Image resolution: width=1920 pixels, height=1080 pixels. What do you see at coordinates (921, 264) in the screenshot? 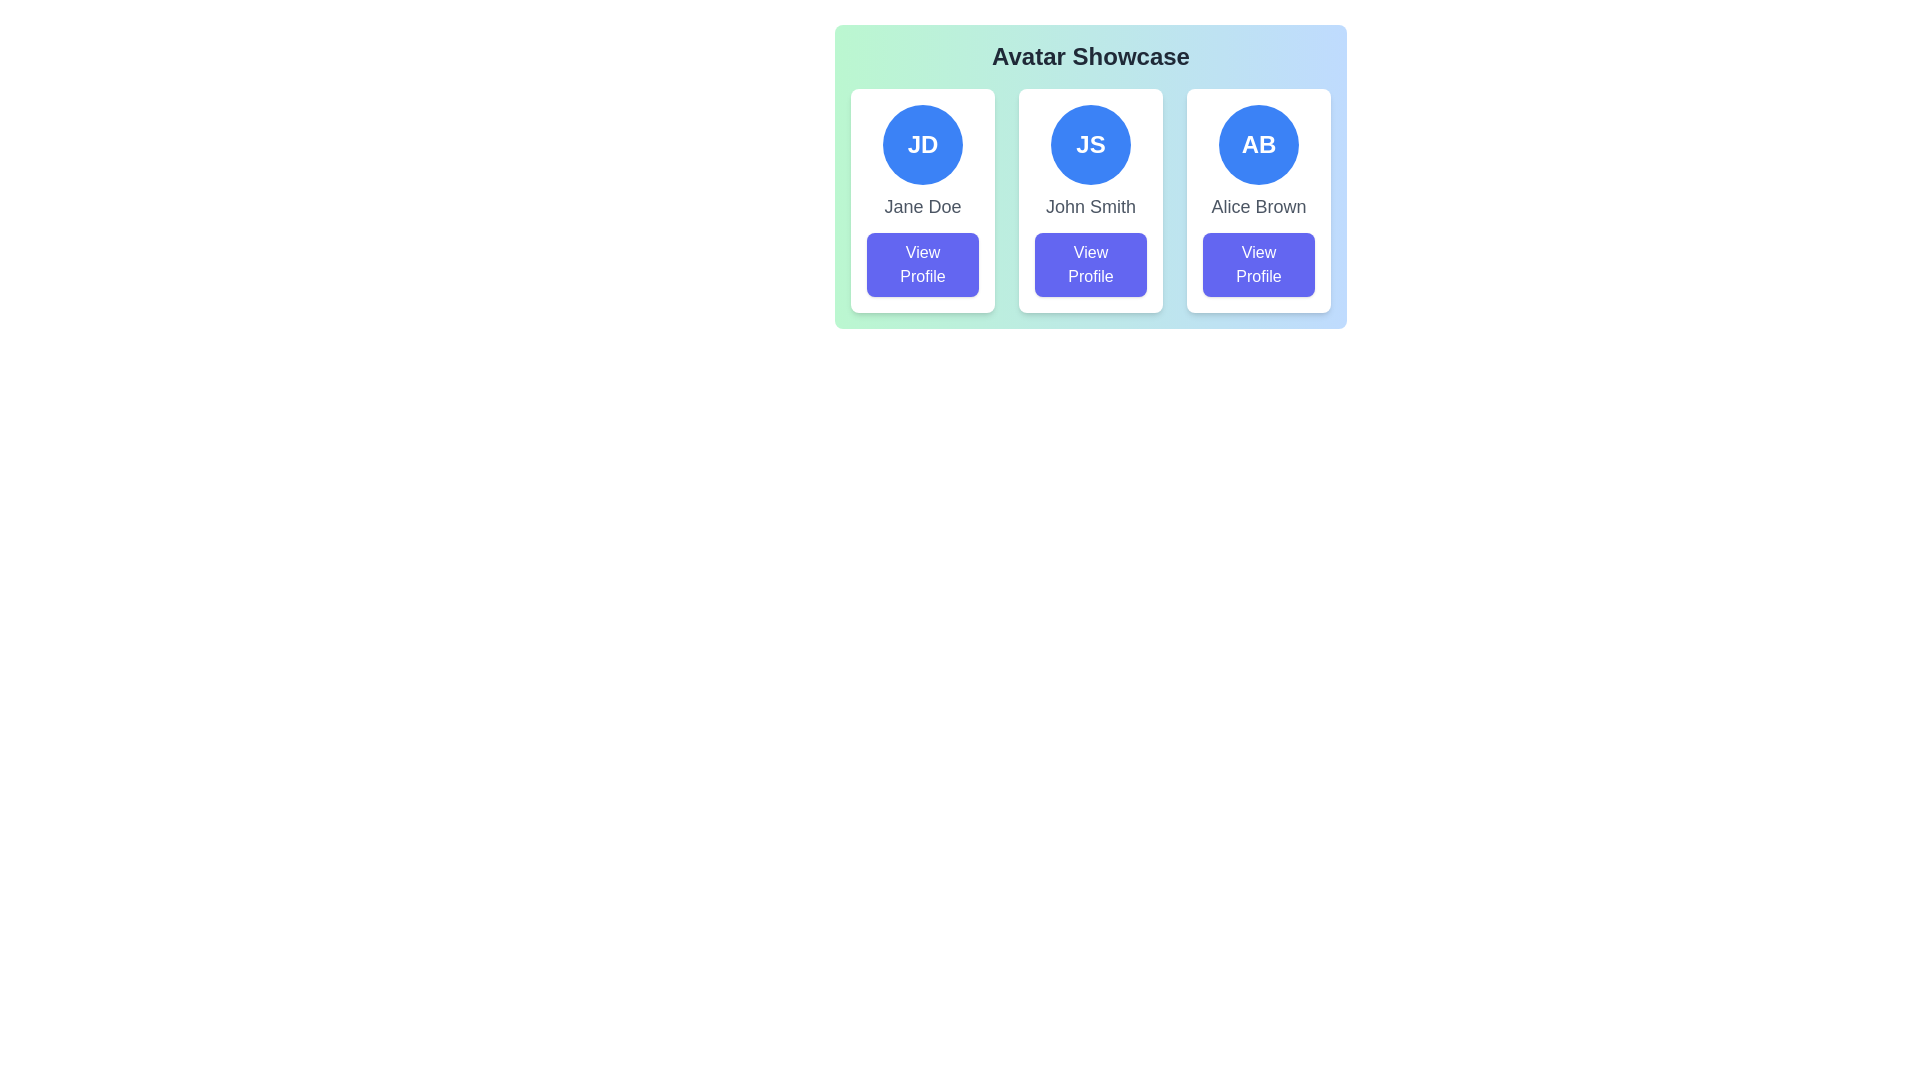
I see `the 'View Profile' button located below 'Jane Doe' in the profile card for 'Jane Doe'` at bounding box center [921, 264].